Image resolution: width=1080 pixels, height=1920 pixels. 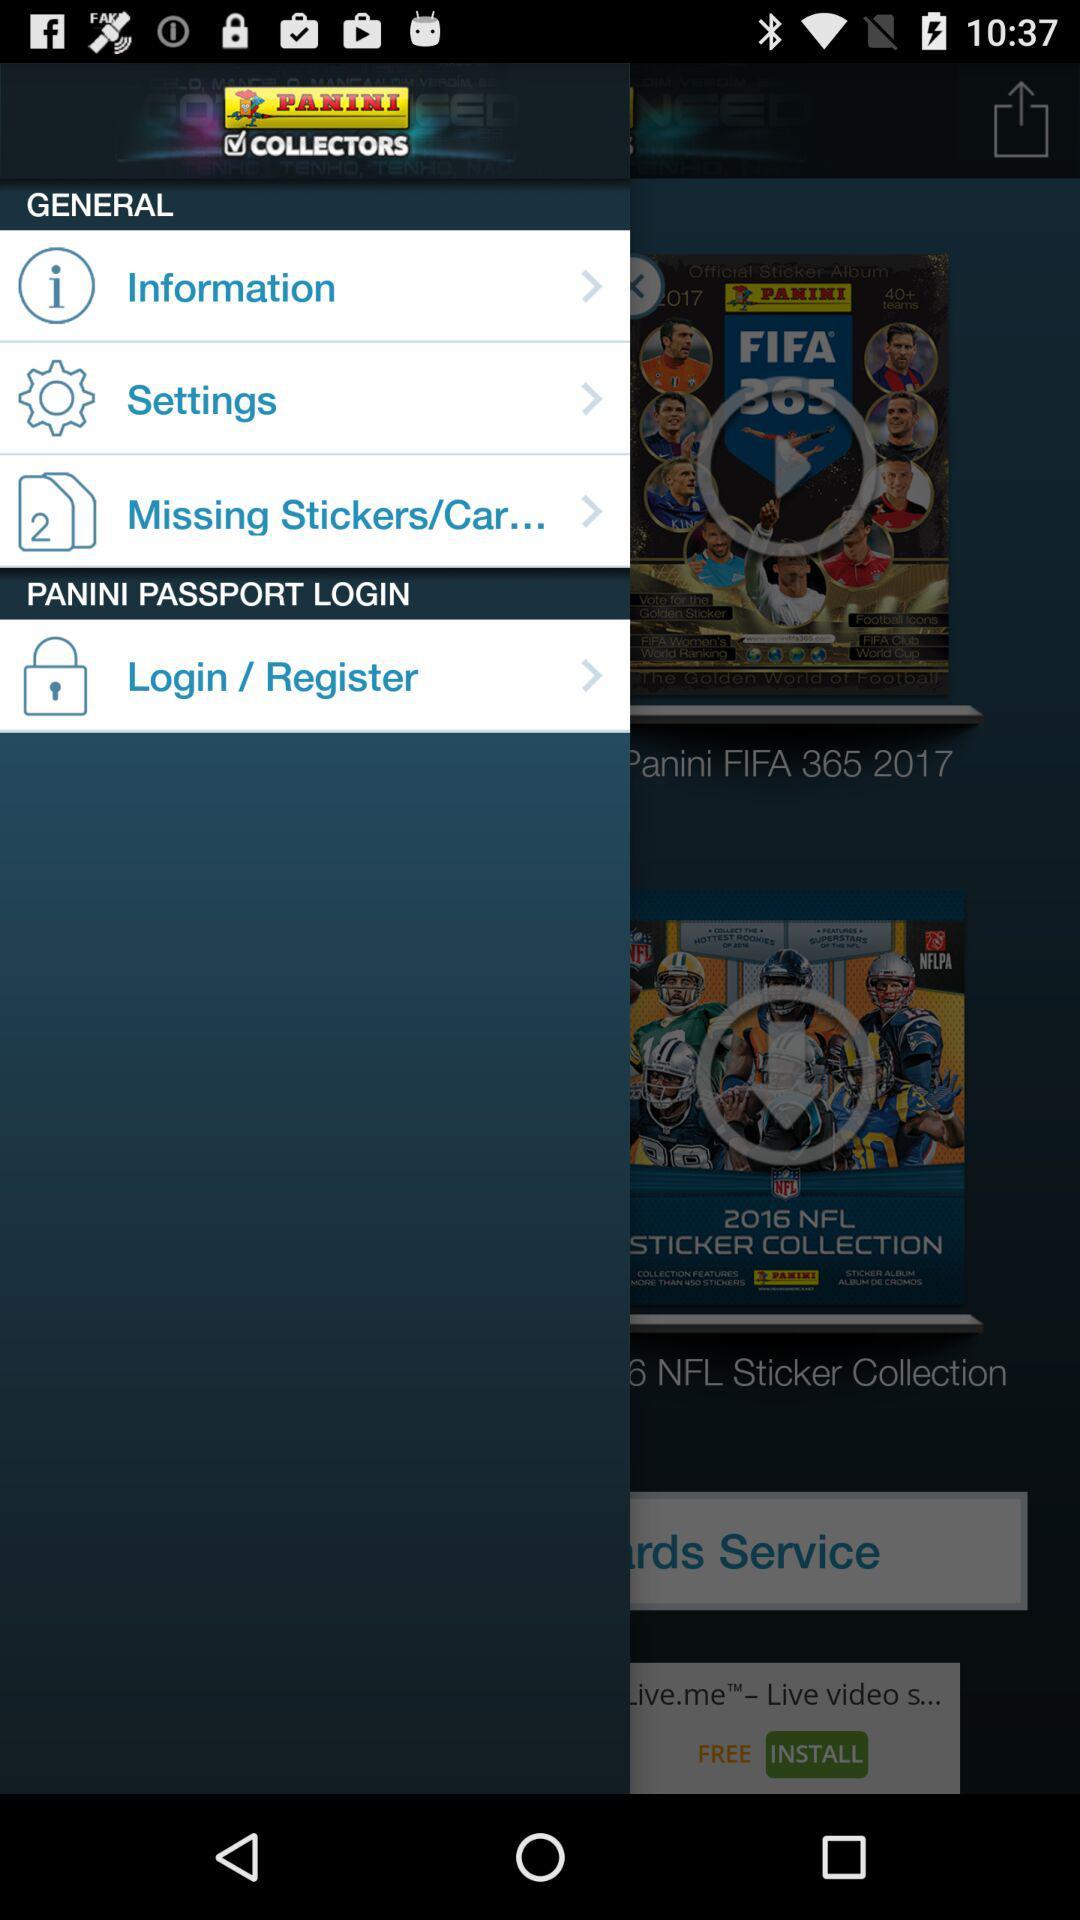 What do you see at coordinates (785, 496) in the screenshot?
I see `the play icon` at bounding box center [785, 496].